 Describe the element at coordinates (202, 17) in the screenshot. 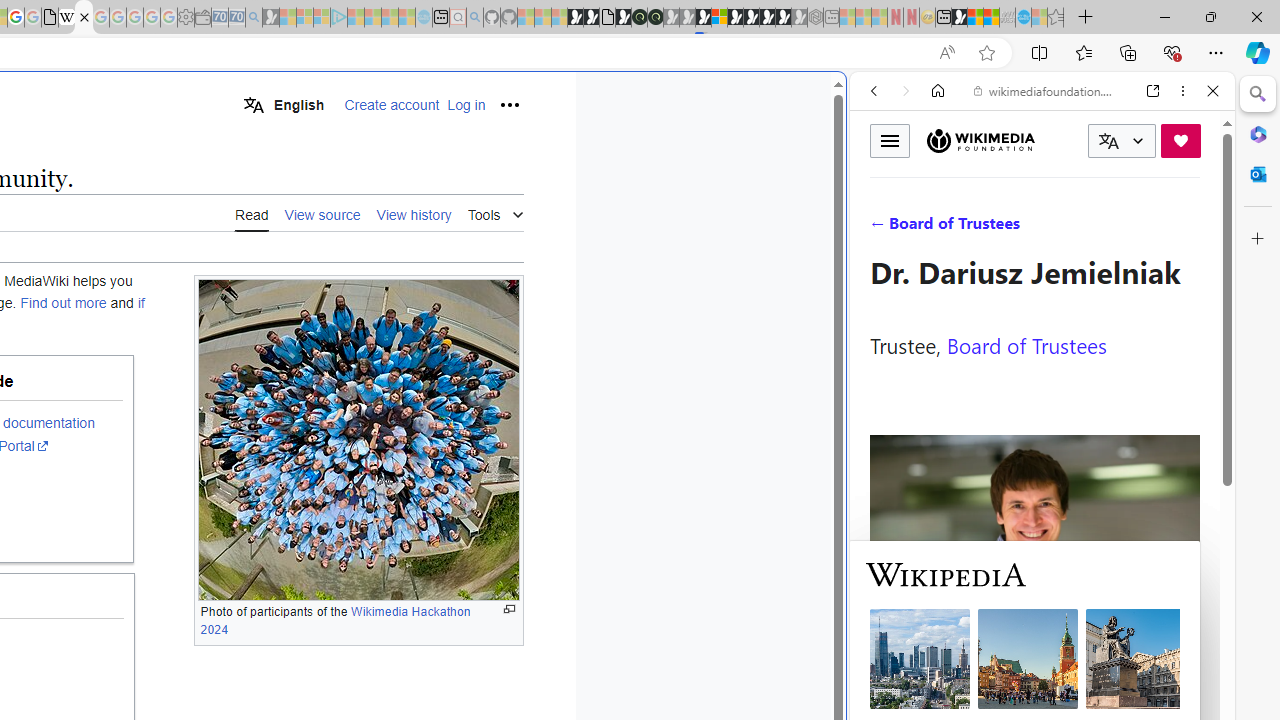

I see `'Wallet - Sleeping'` at that location.